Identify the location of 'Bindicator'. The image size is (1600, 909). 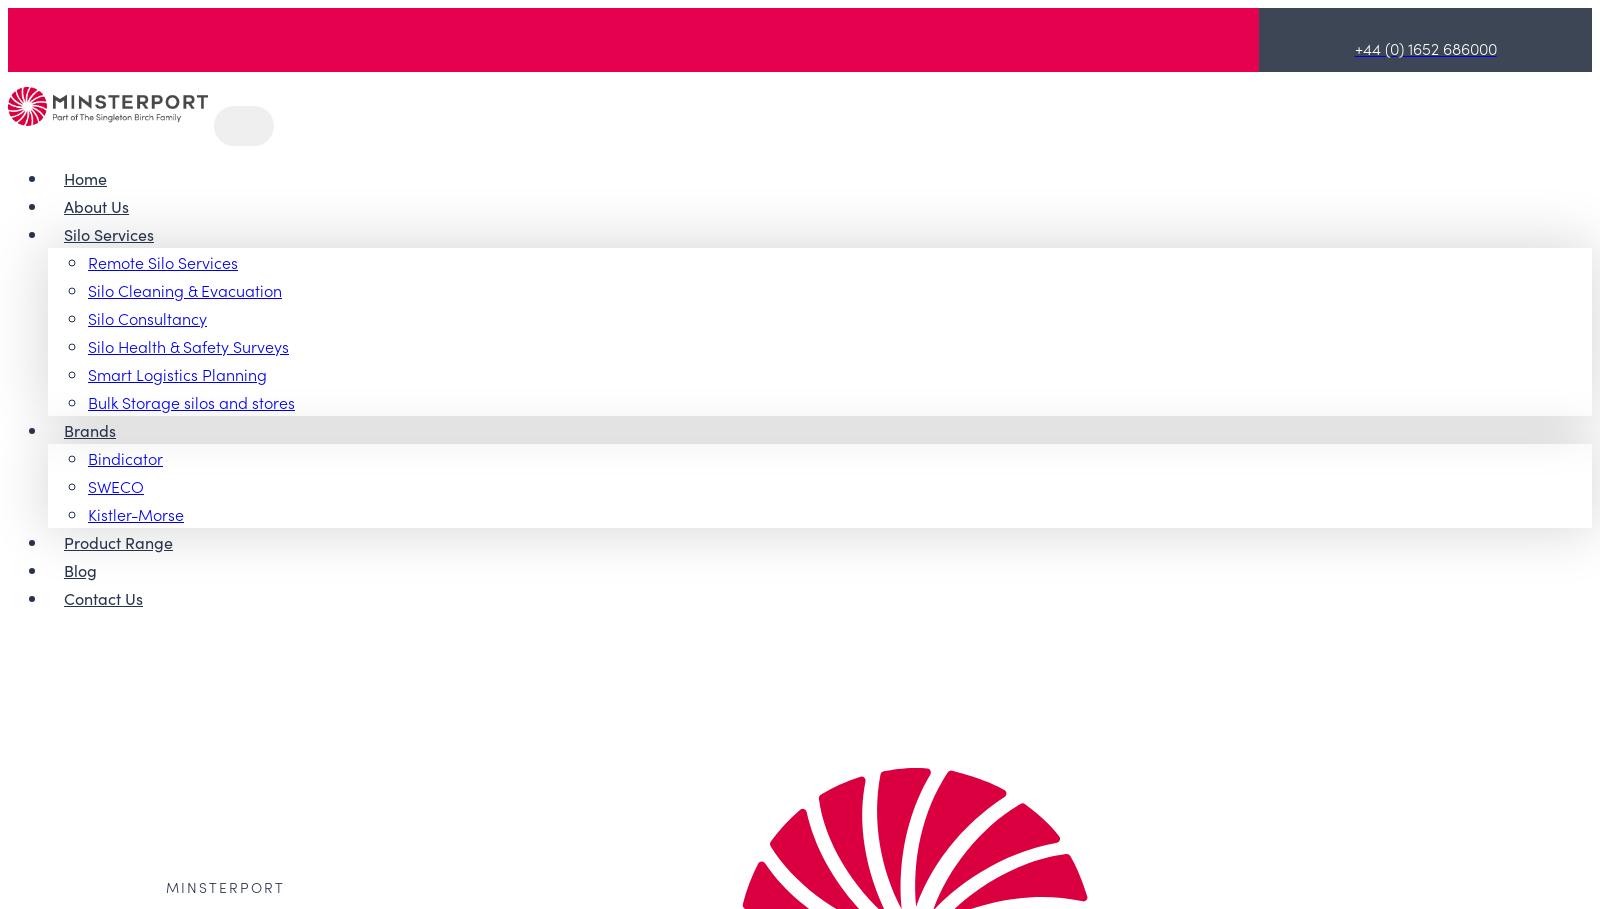
(124, 457).